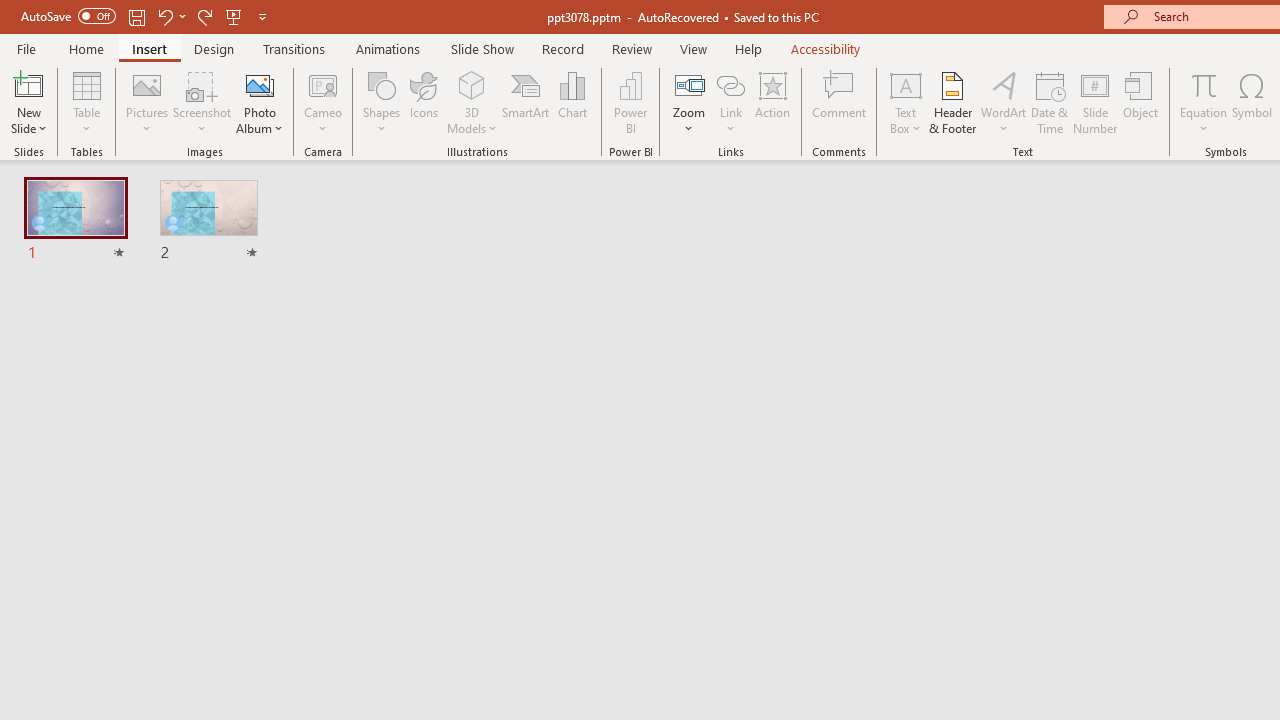  What do you see at coordinates (323, 84) in the screenshot?
I see `'Cameo'` at bounding box center [323, 84].